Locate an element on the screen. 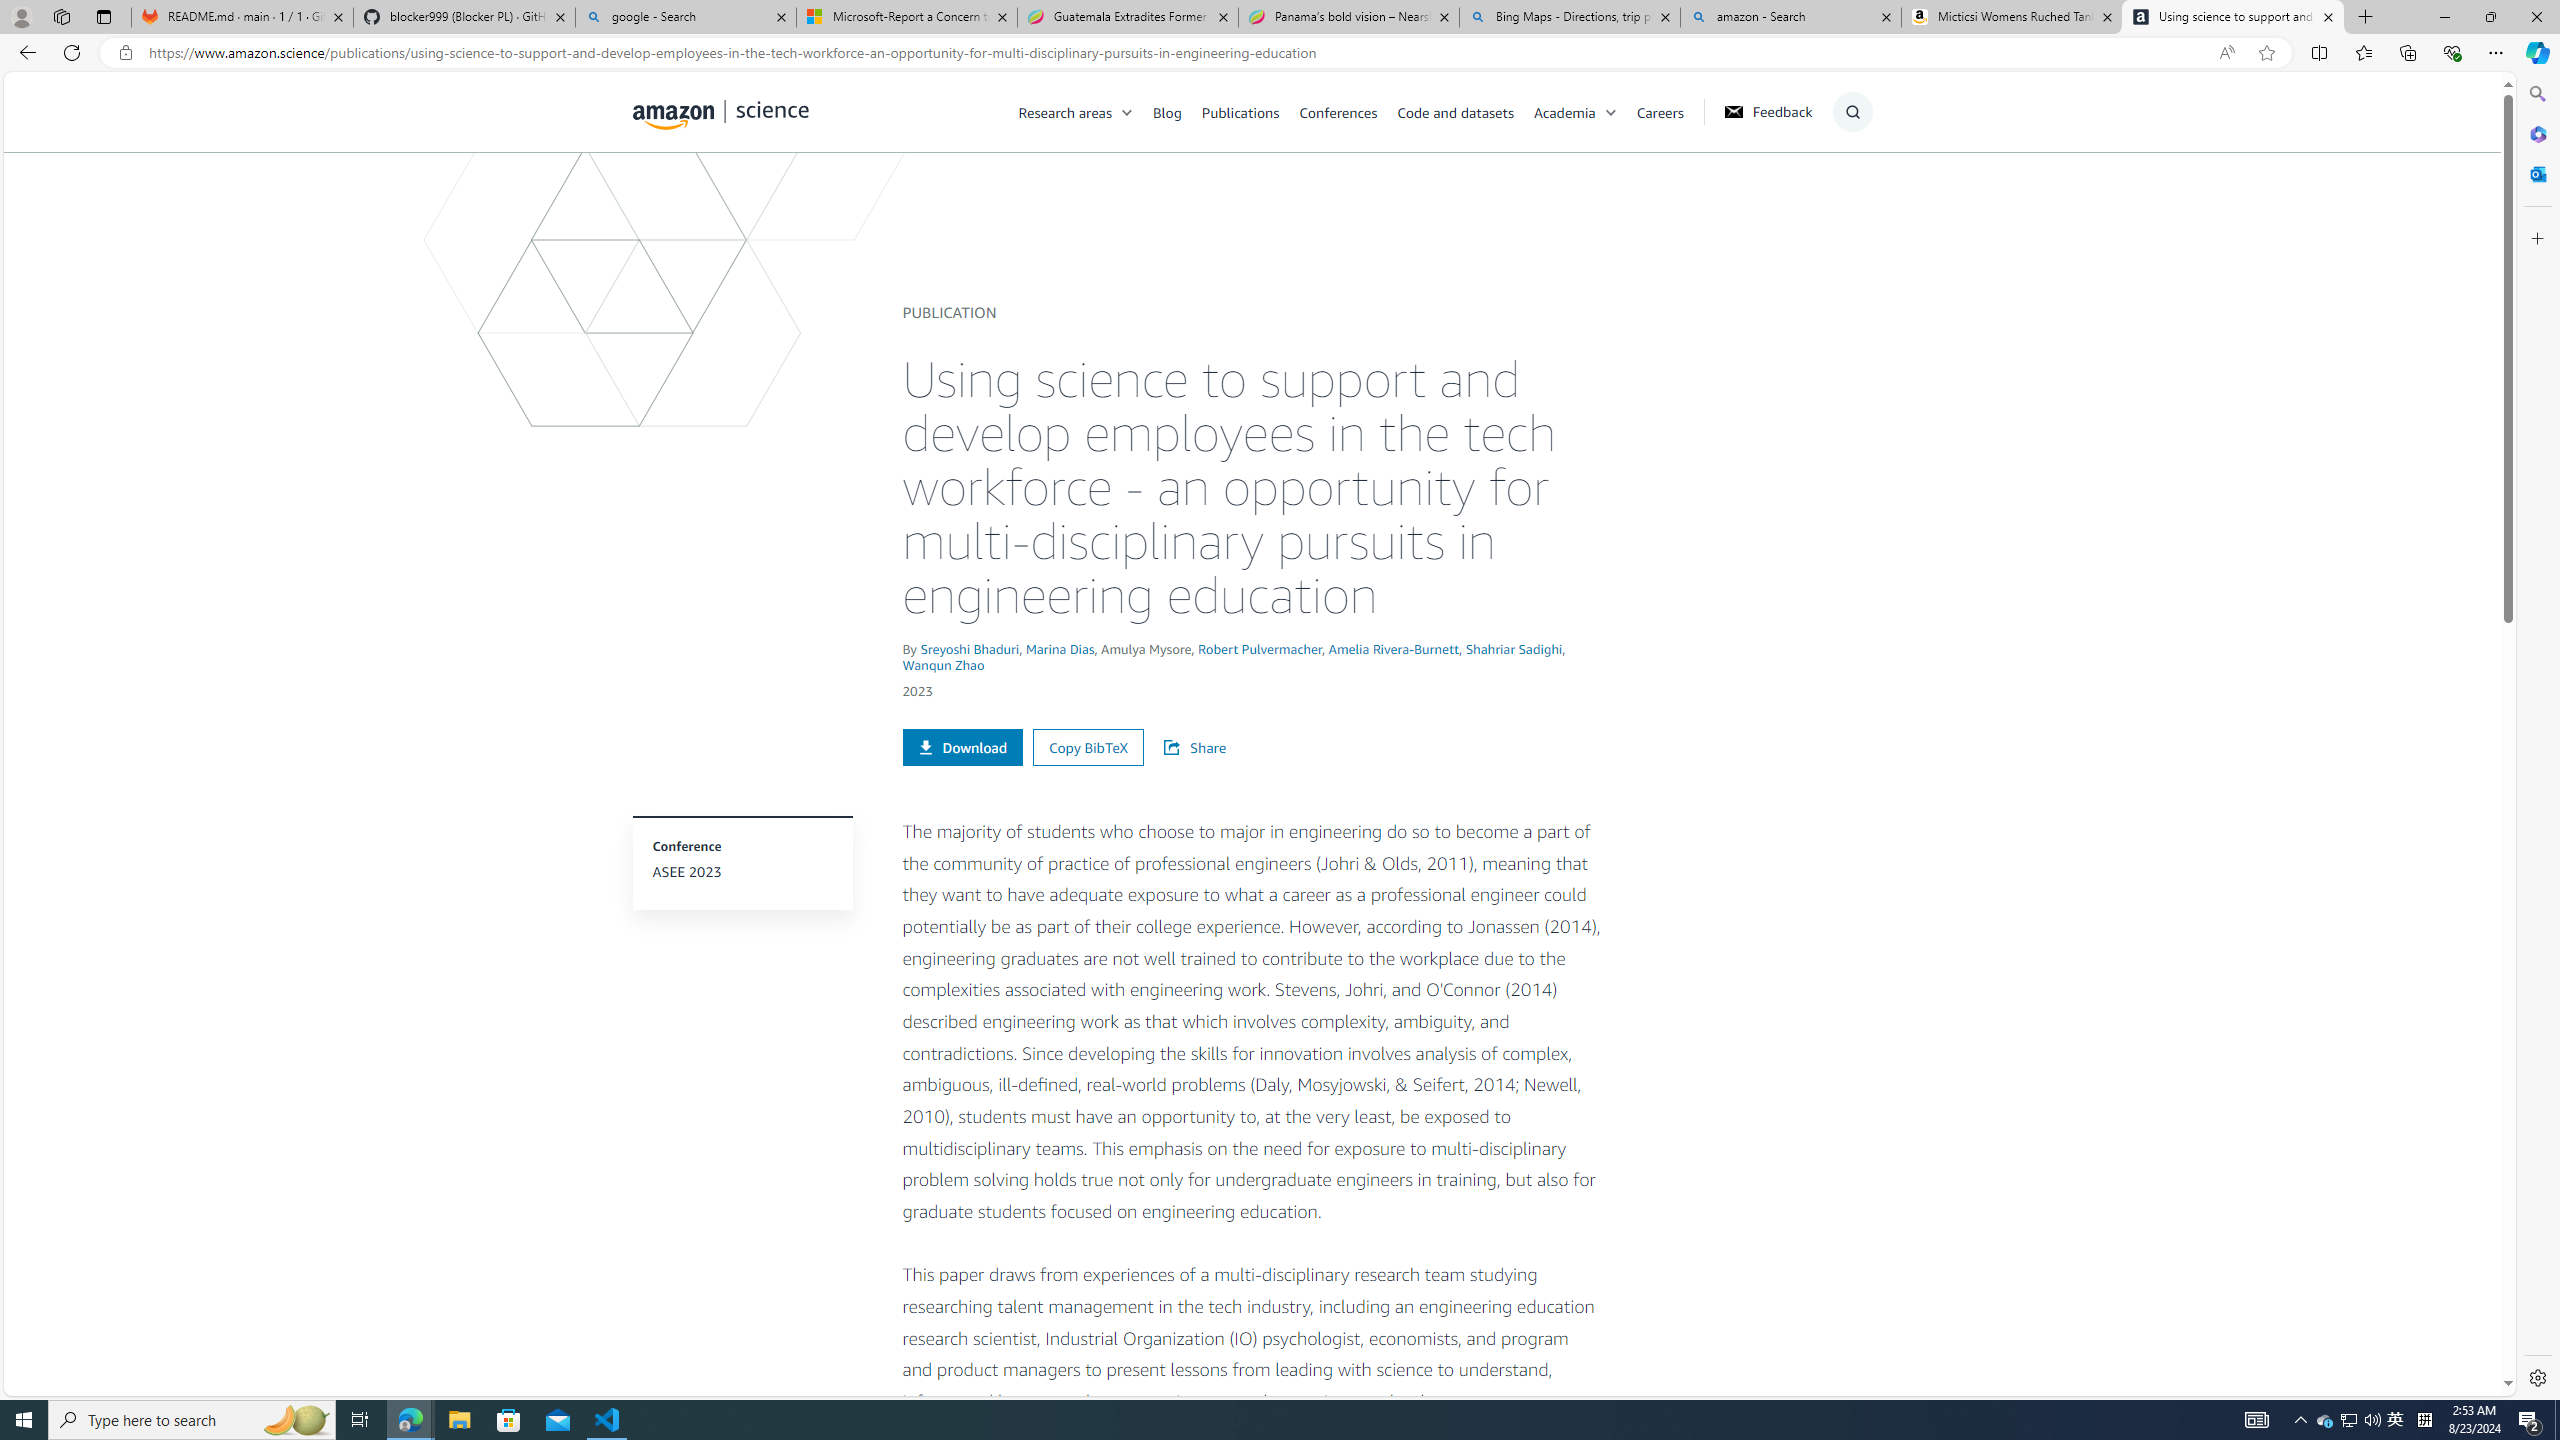 The height and width of the screenshot is (1440, 2560). 'Research areas' is located at coordinates (1065, 111).